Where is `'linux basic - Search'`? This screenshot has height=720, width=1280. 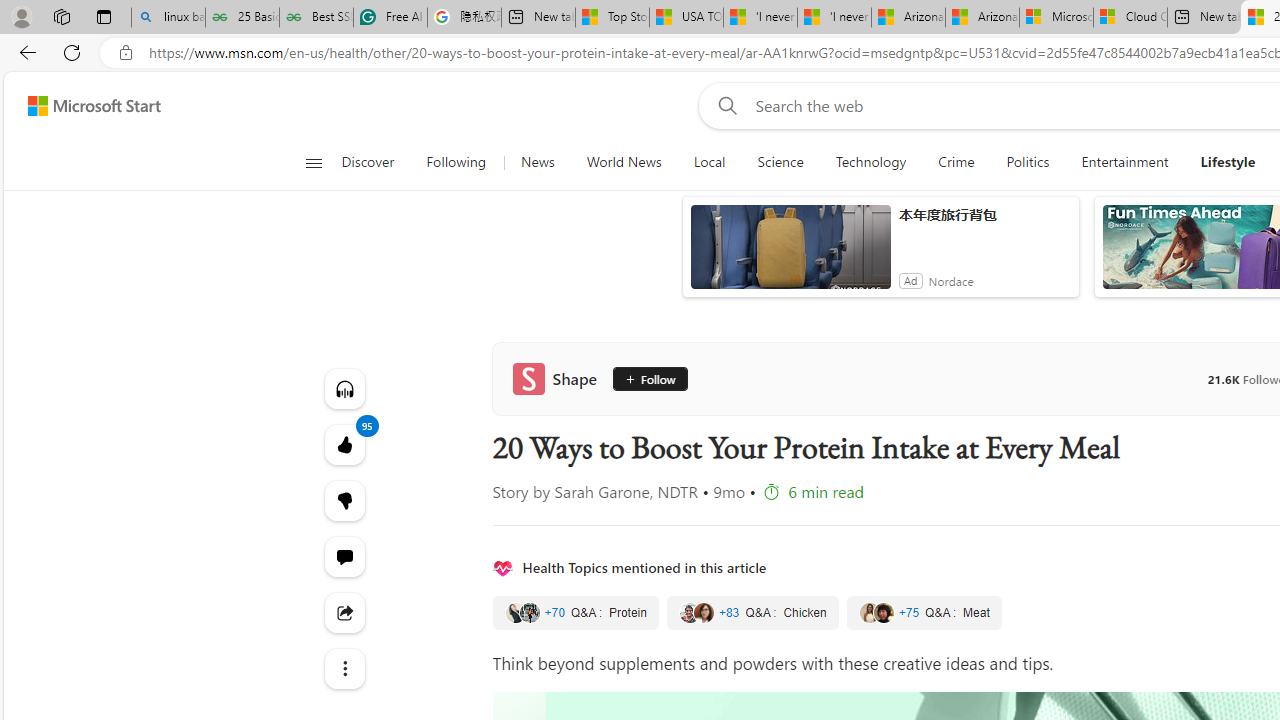 'linux basic - Search' is located at coordinates (168, 17).